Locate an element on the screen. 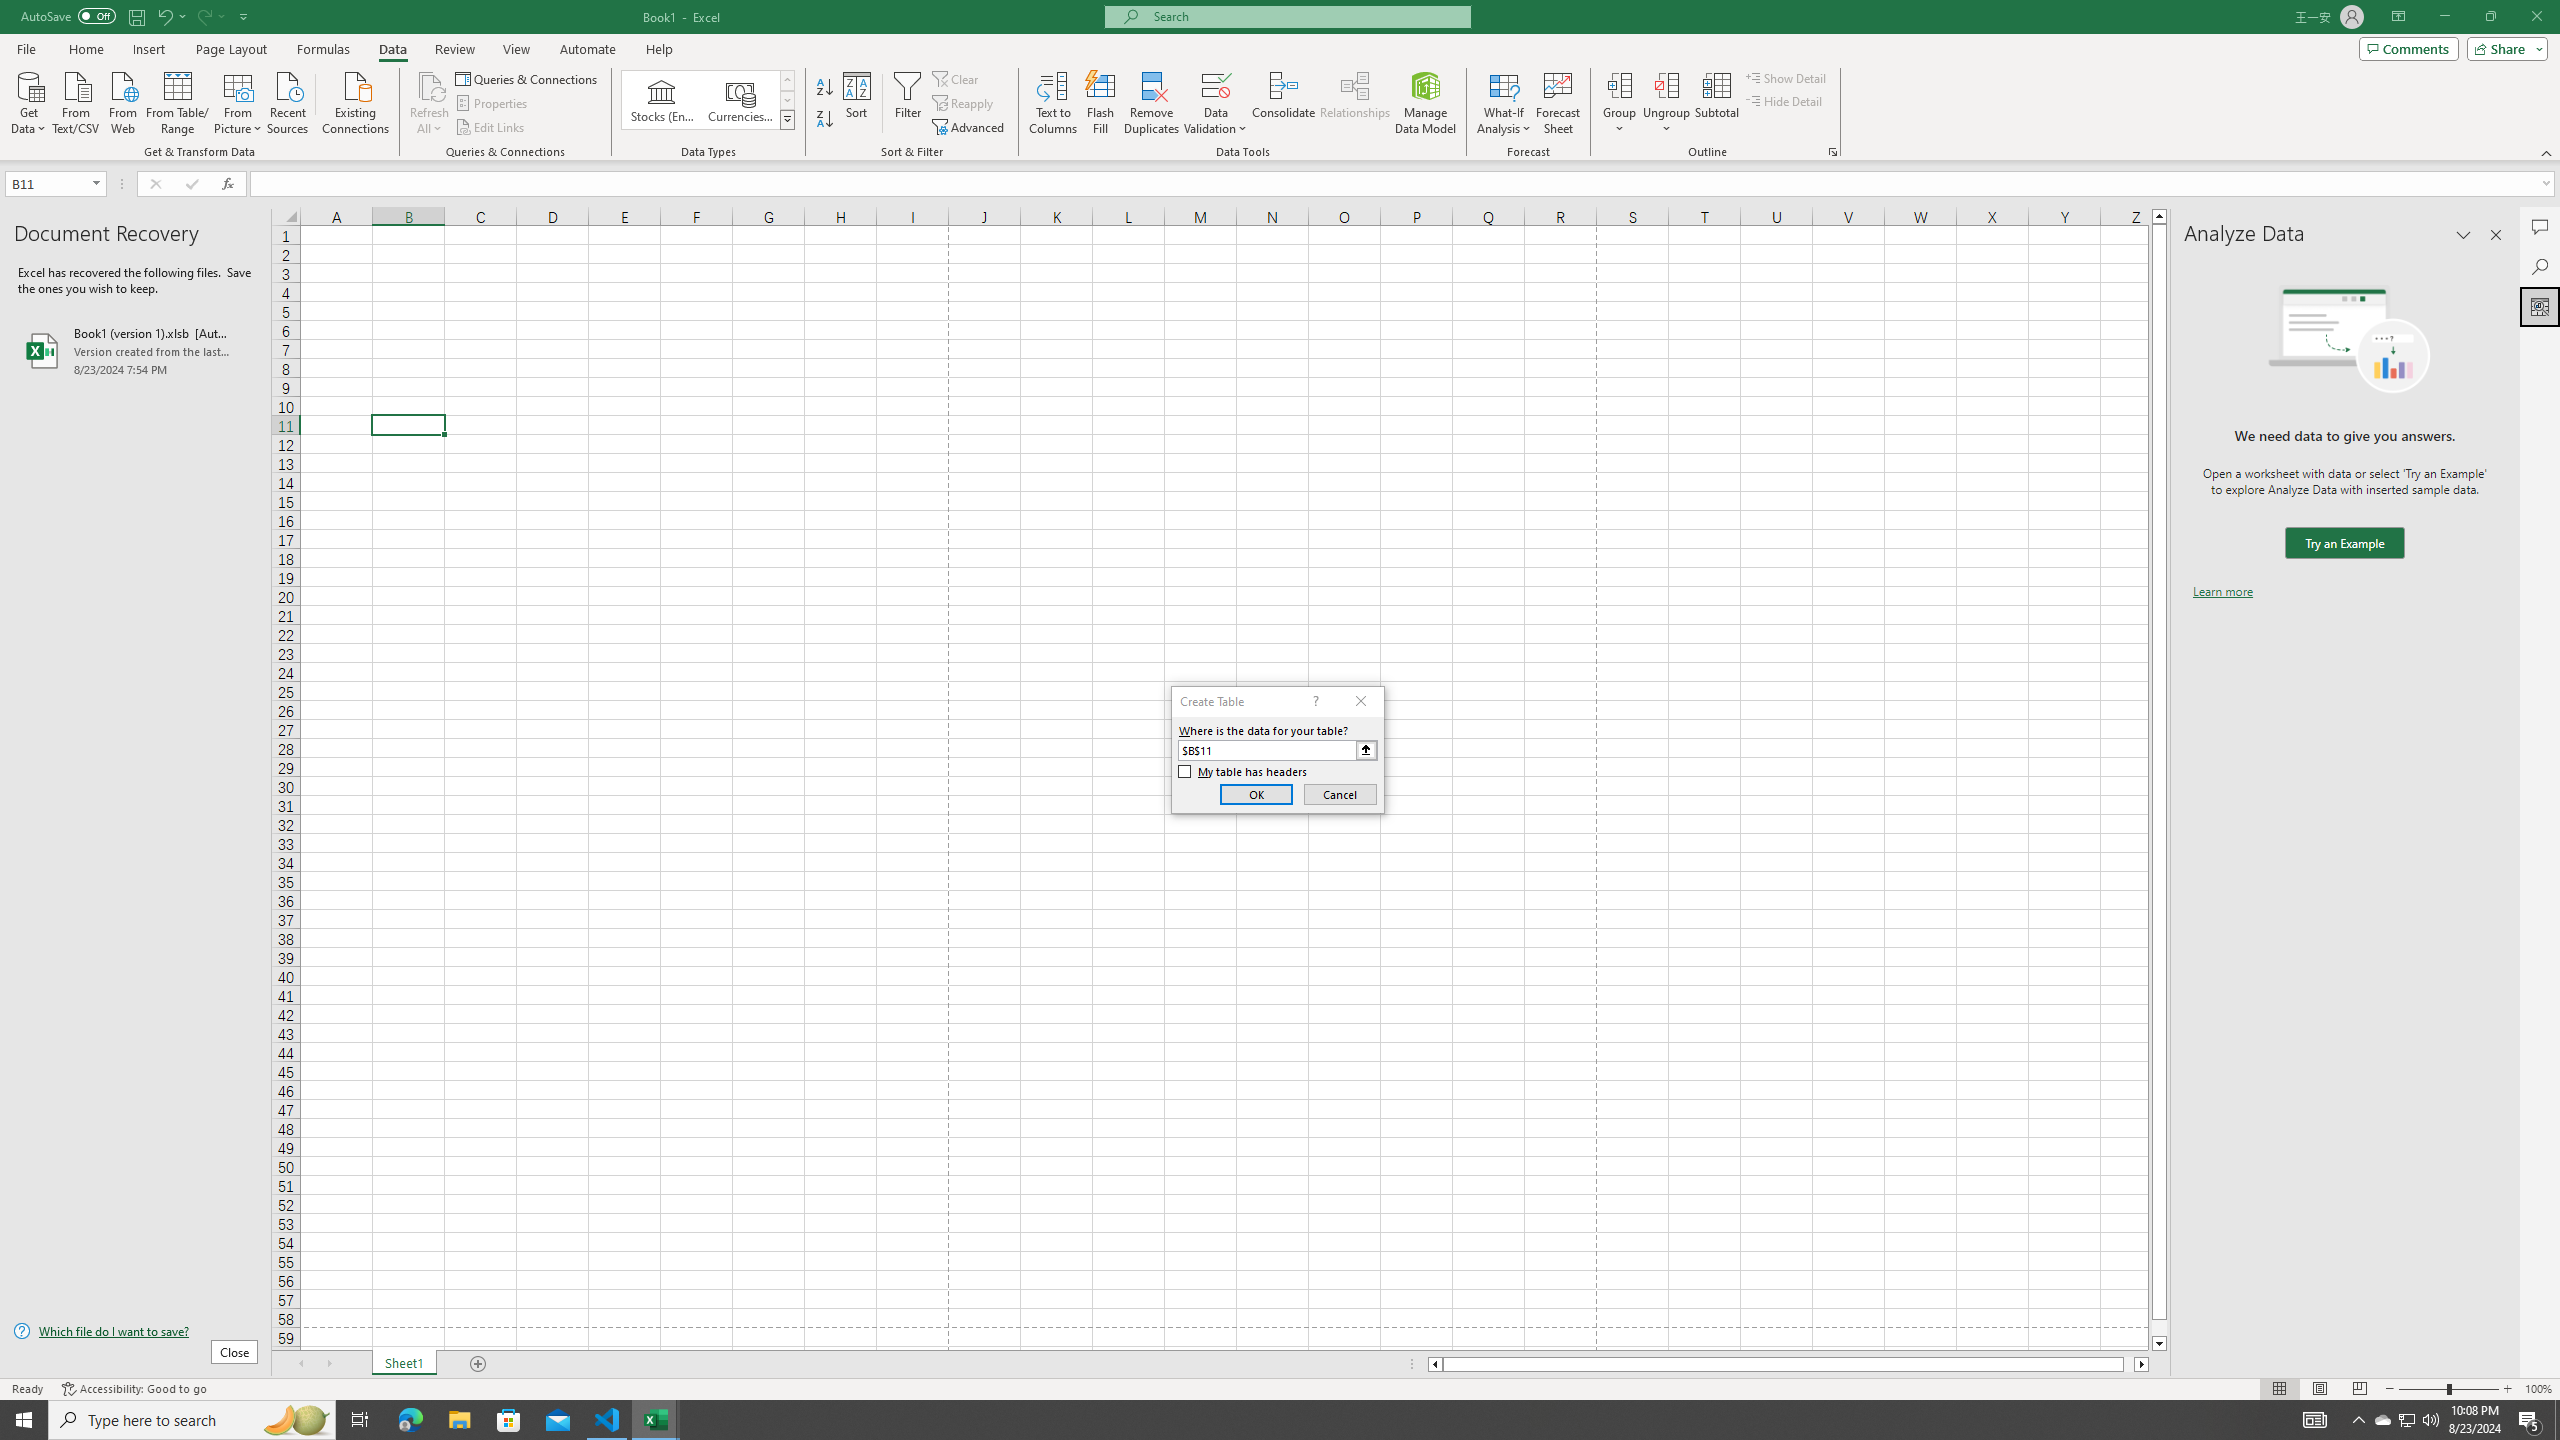 Image resolution: width=2560 pixels, height=1440 pixels. 'Data Types' is located at coordinates (787, 118).